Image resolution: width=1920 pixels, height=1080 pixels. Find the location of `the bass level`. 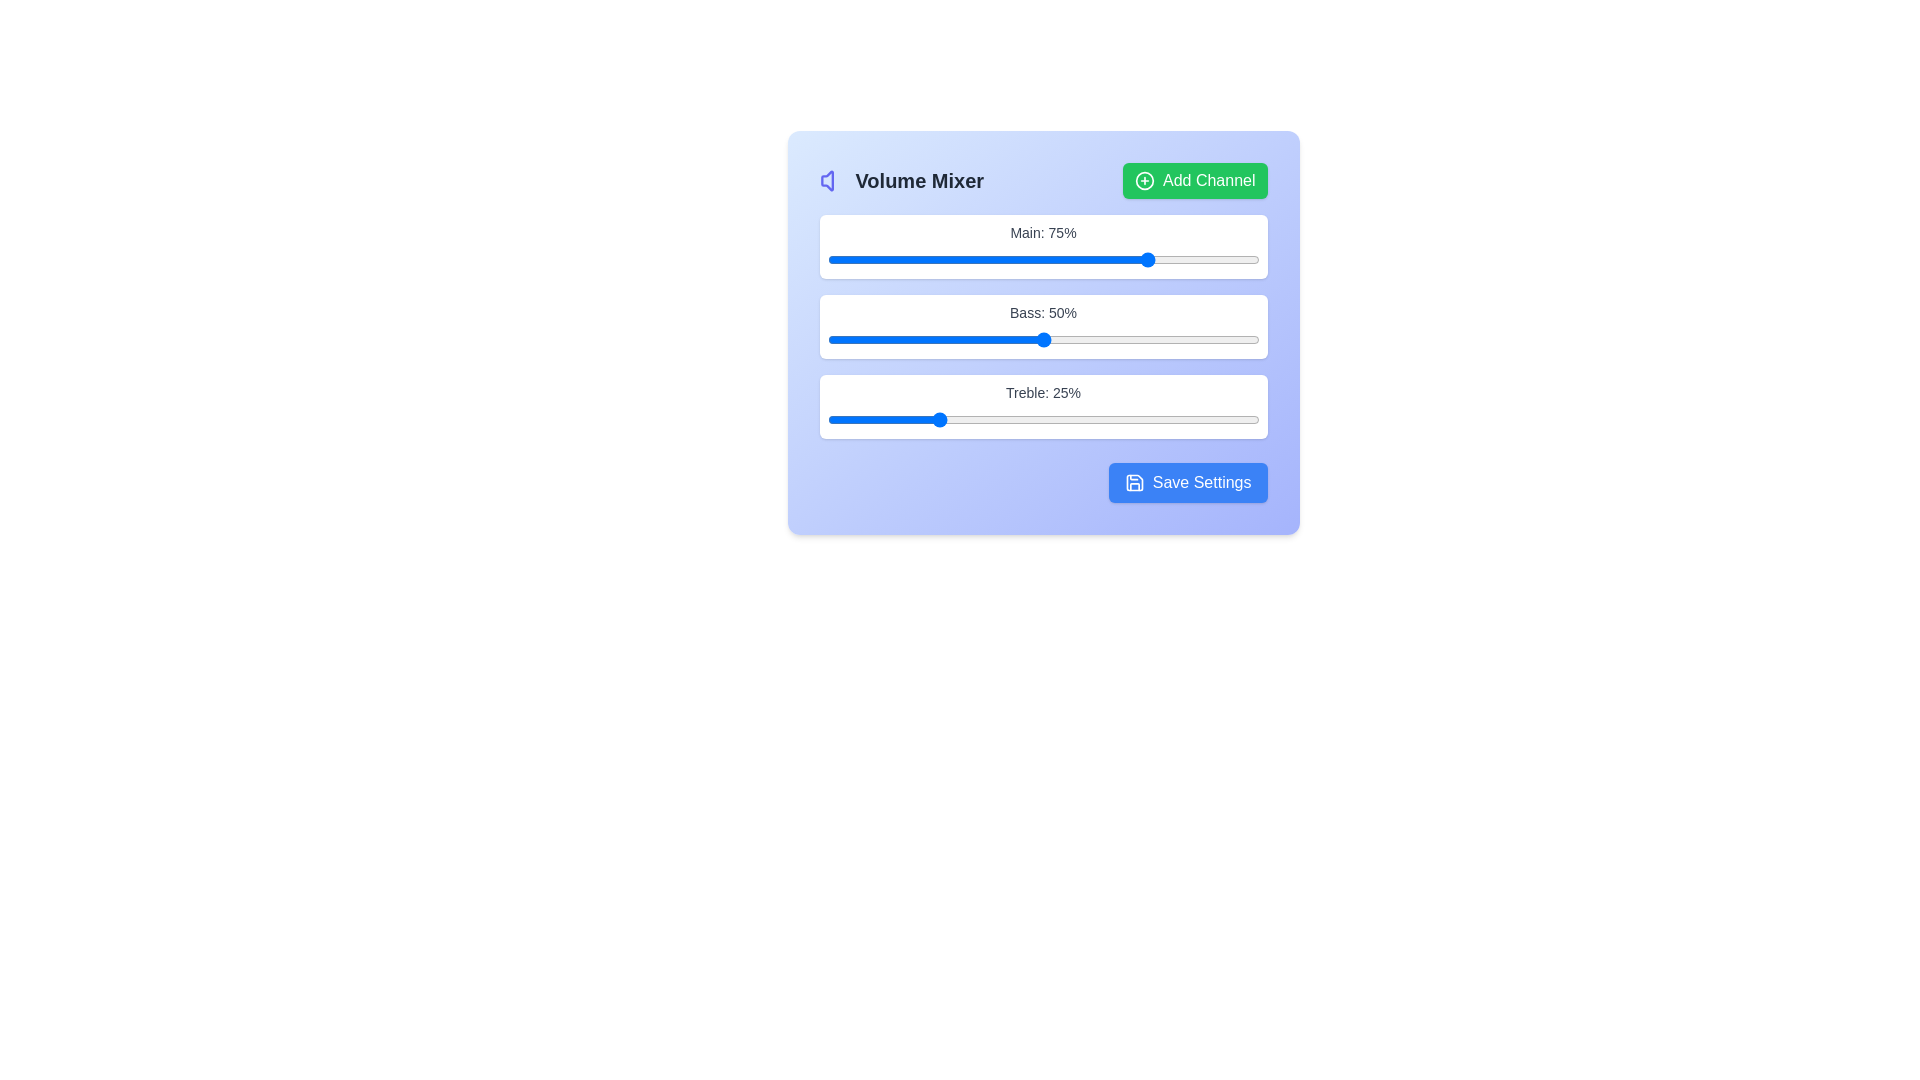

the bass level is located at coordinates (1228, 338).